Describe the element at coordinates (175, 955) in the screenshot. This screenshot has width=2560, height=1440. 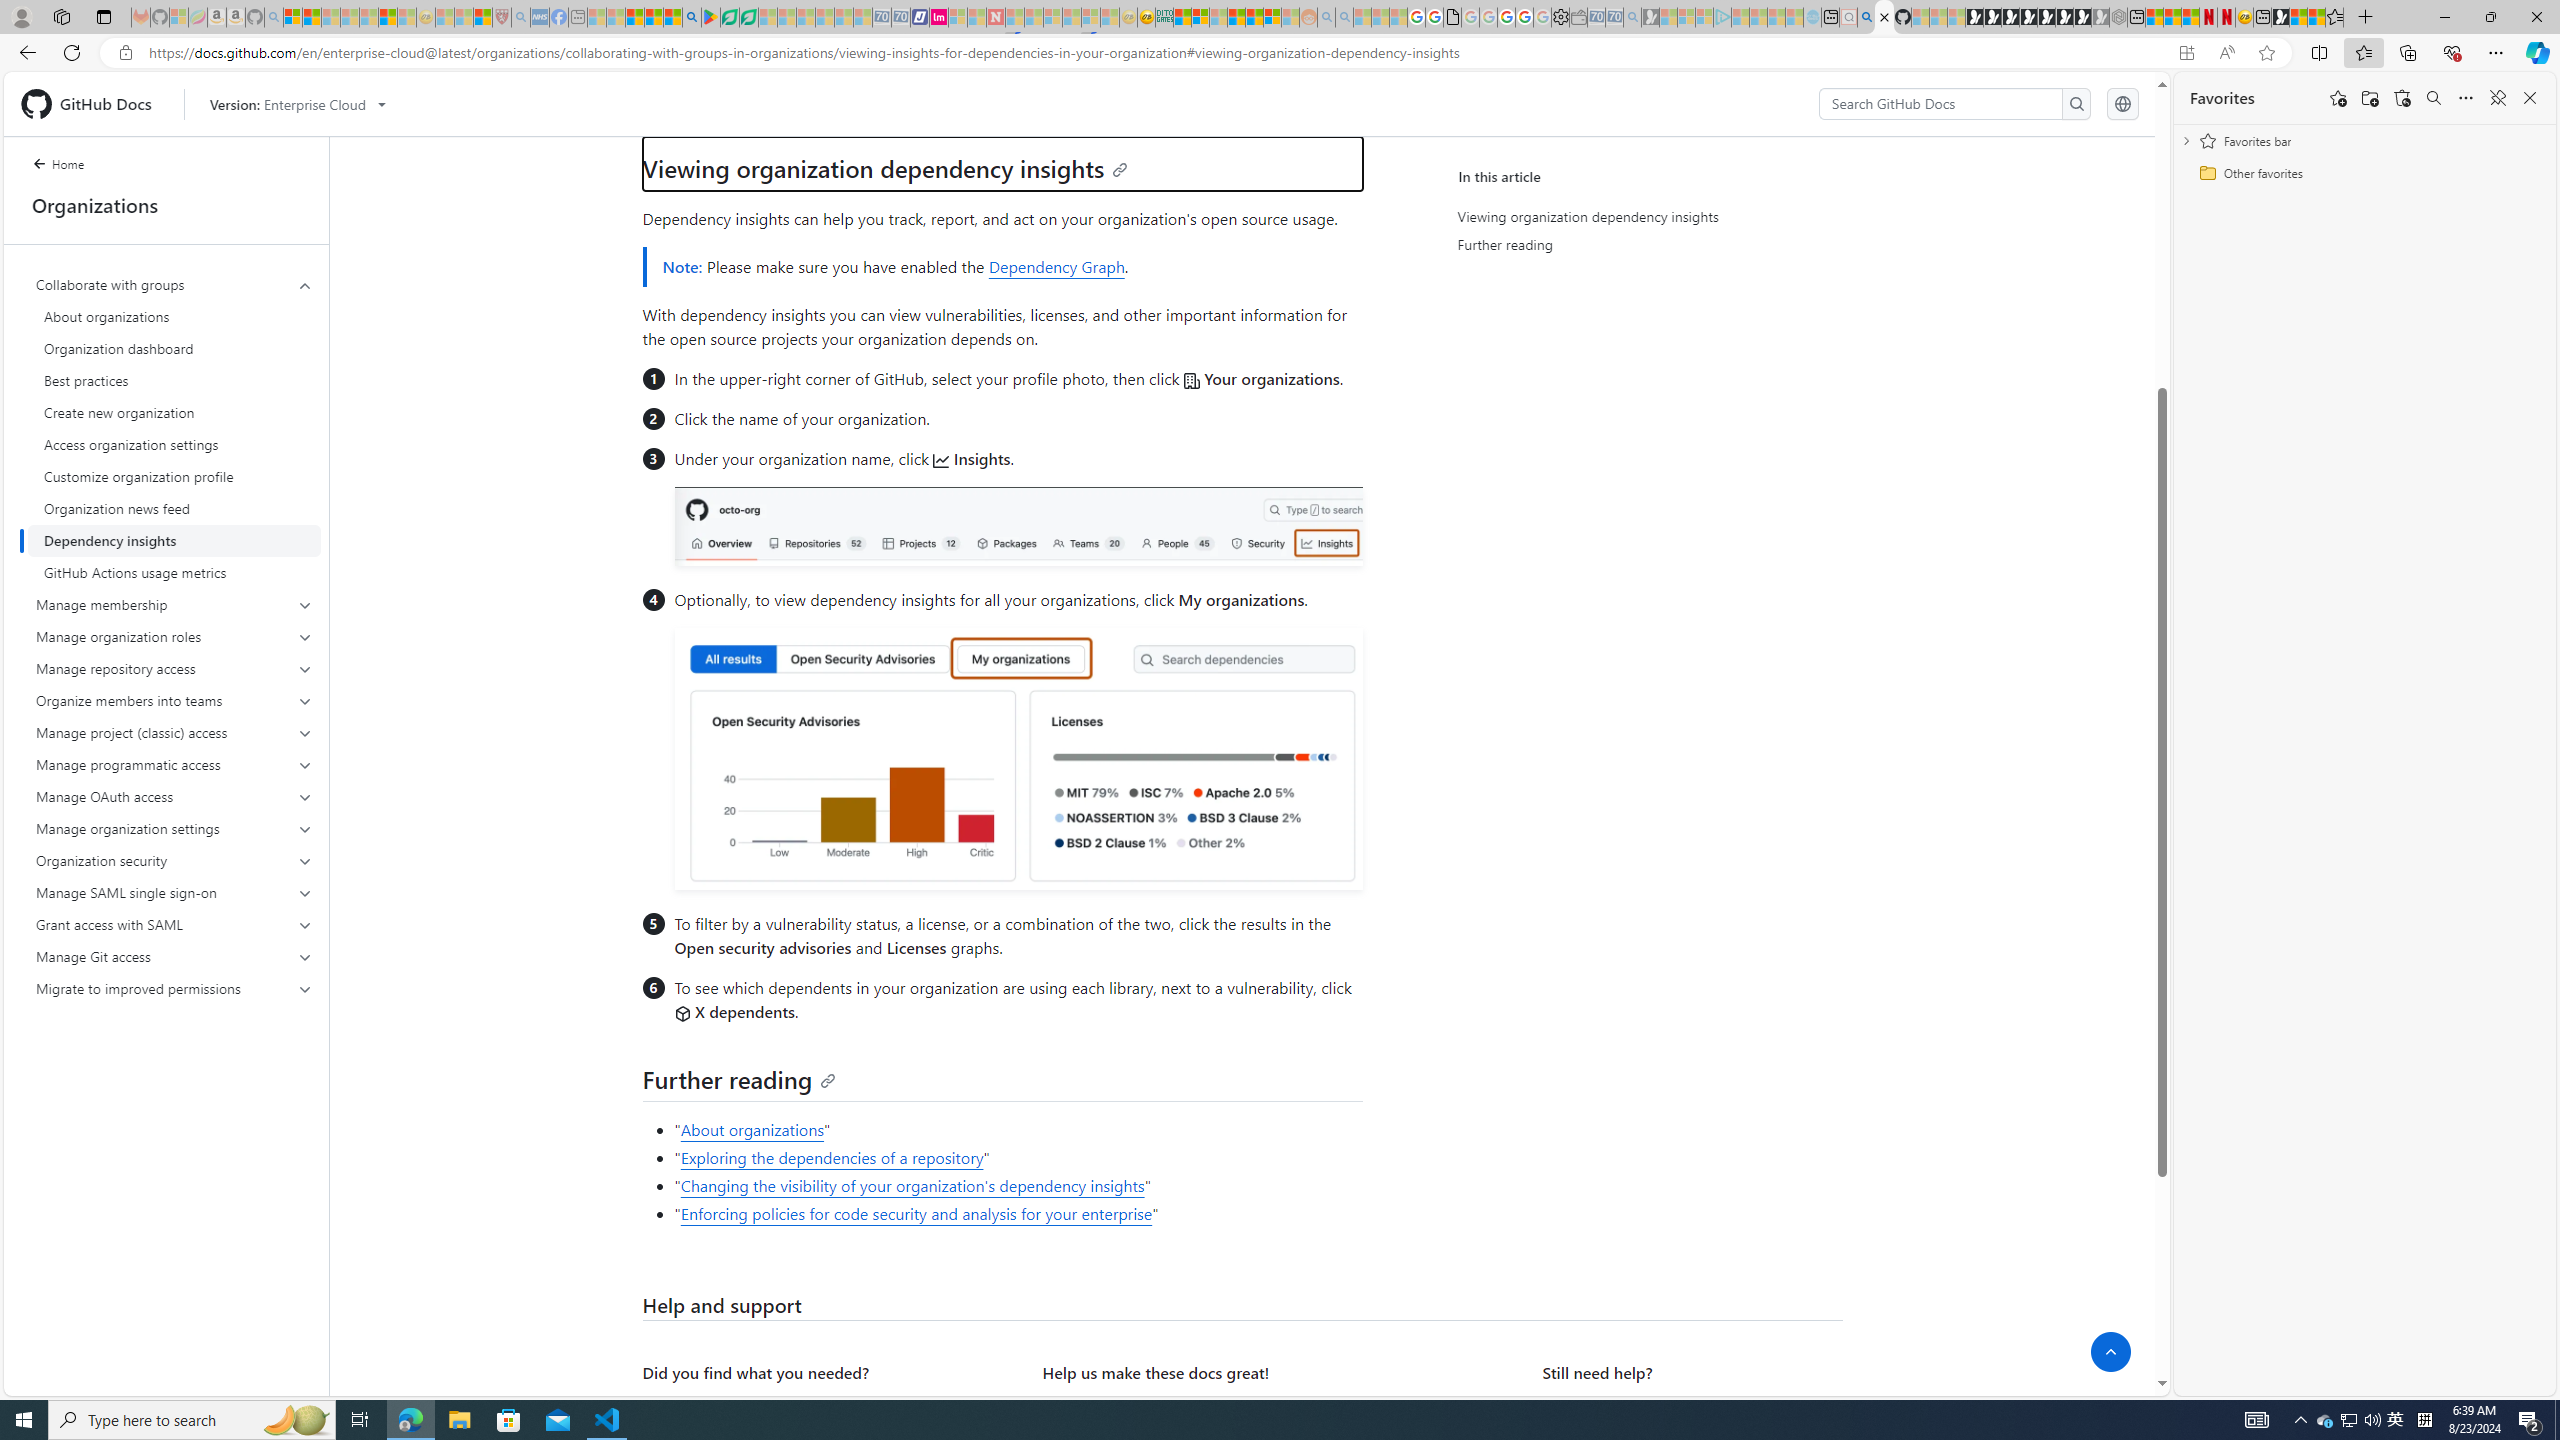
I see `'Manage Git access'` at that location.